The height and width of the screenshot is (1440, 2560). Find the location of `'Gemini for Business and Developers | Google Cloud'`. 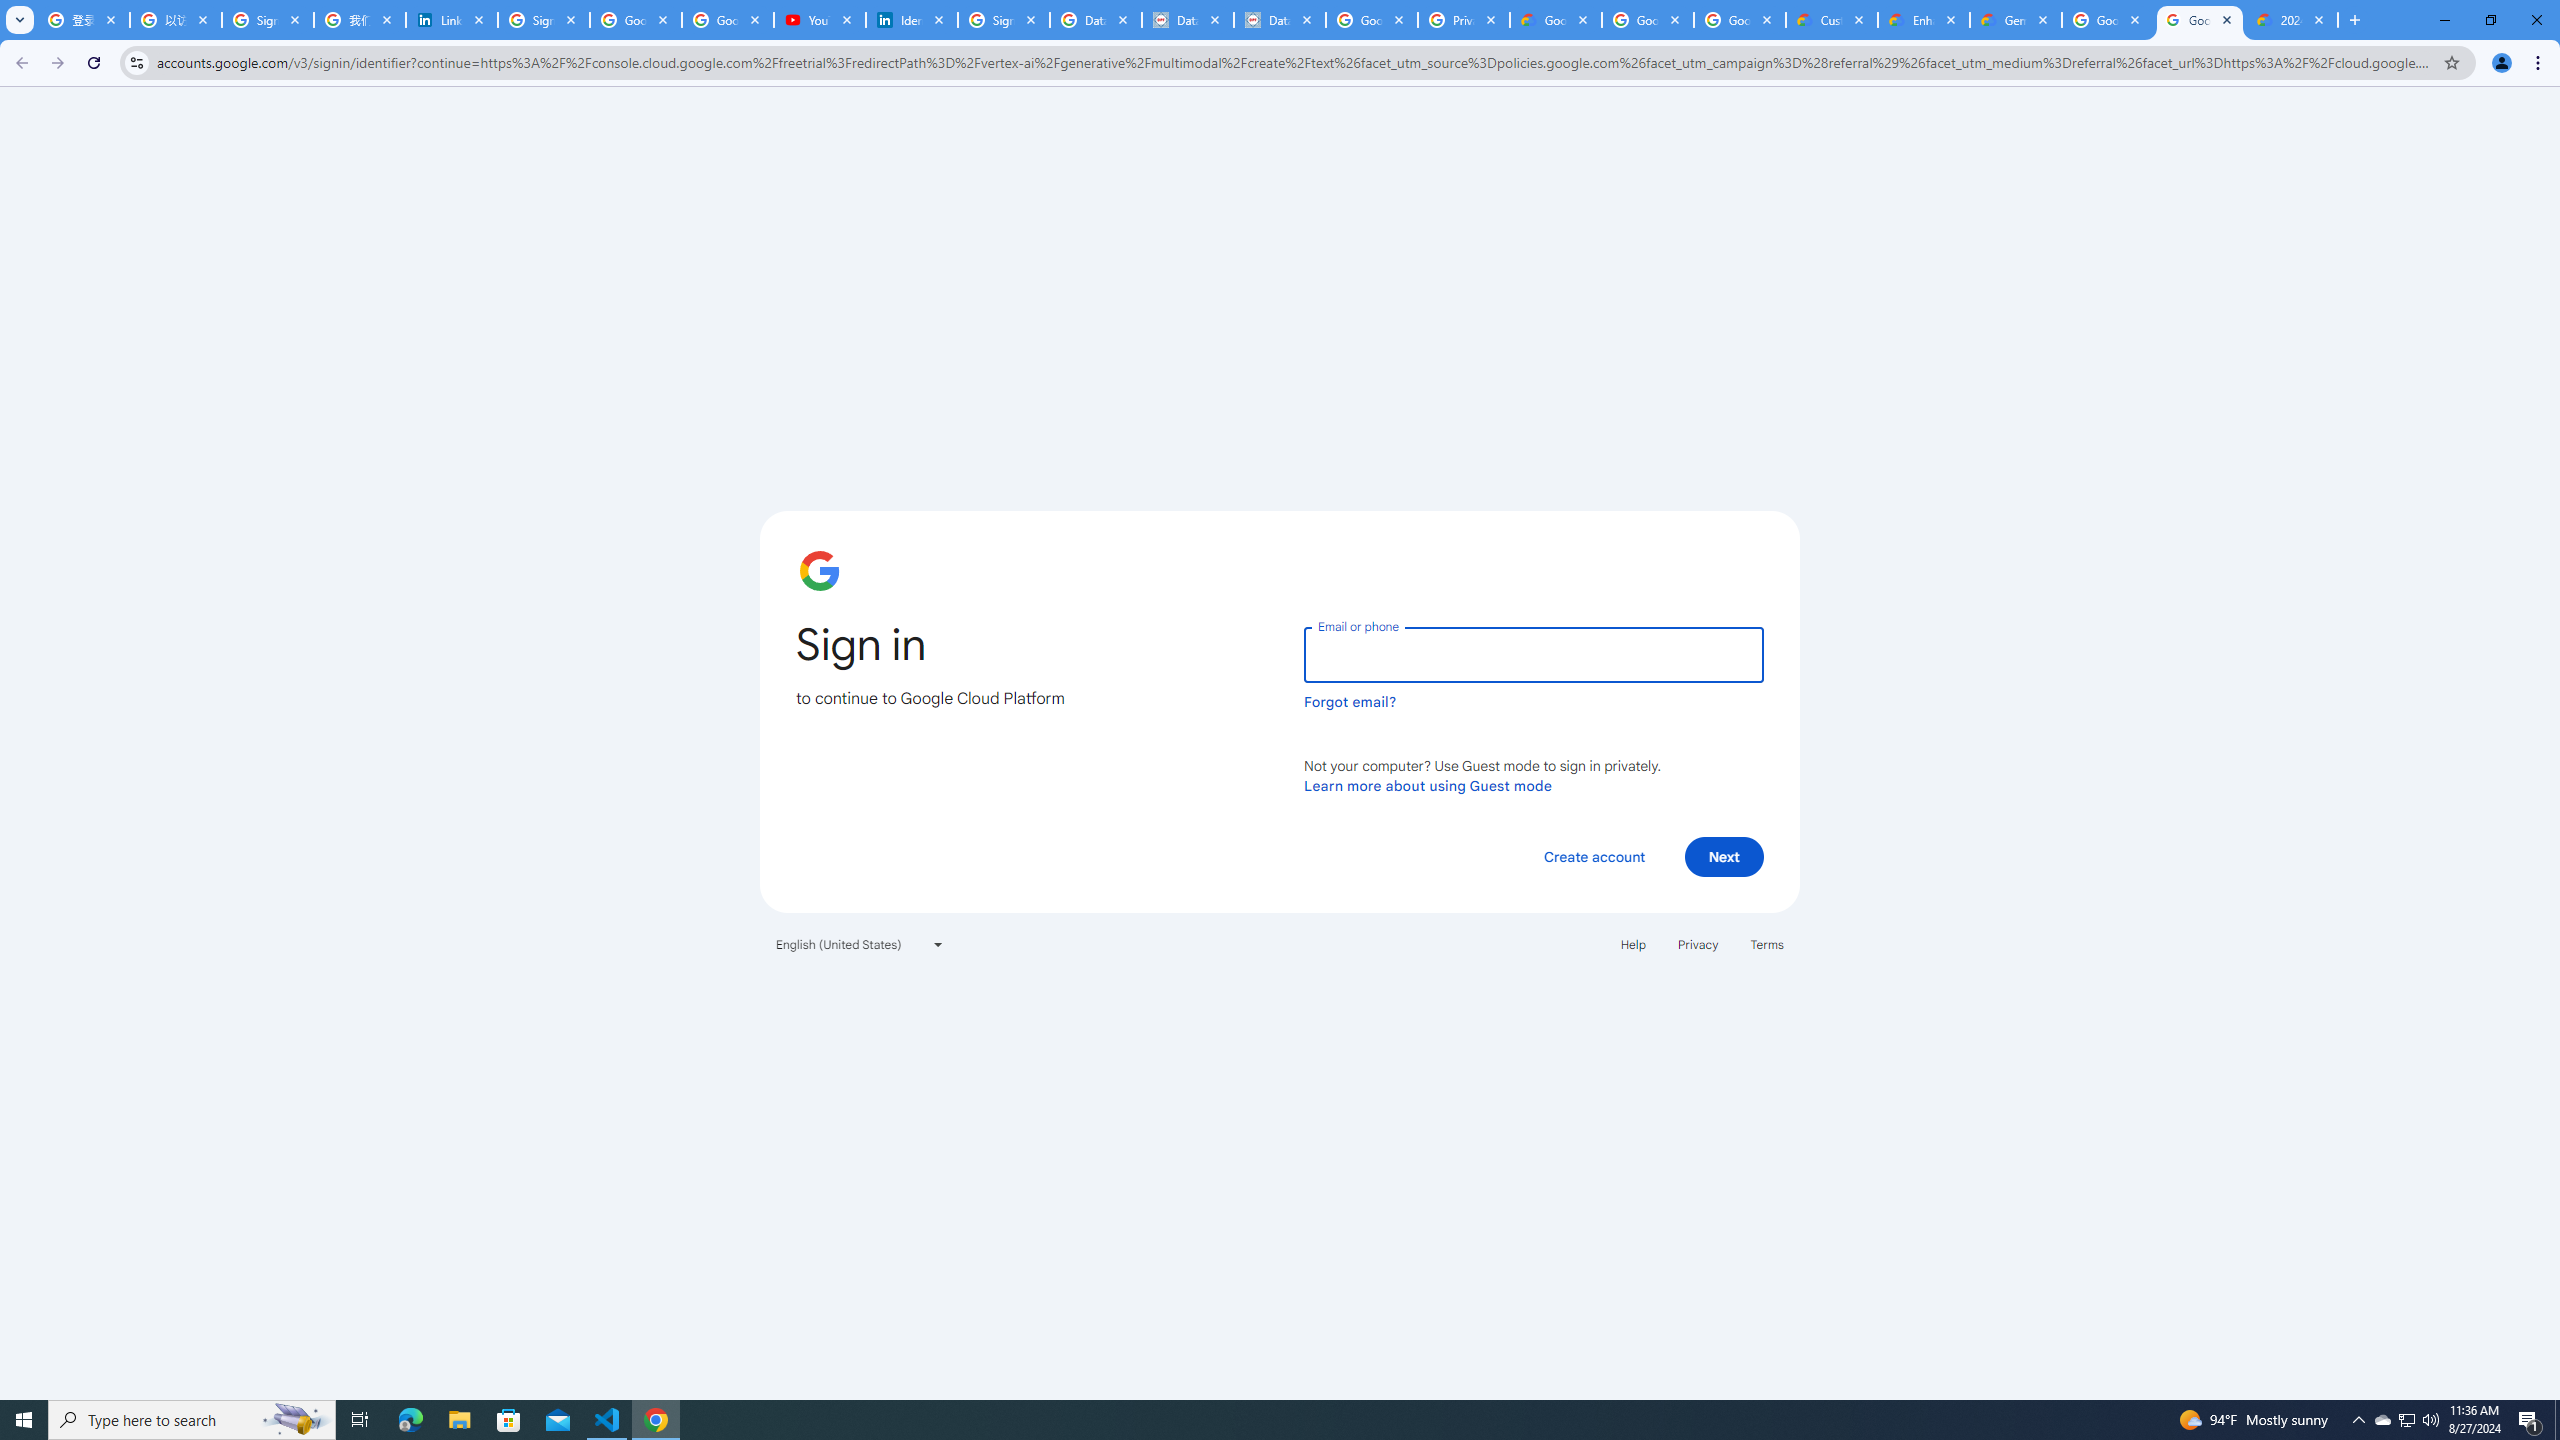

'Gemini for Business and Developers | Google Cloud' is located at coordinates (2015, 19).